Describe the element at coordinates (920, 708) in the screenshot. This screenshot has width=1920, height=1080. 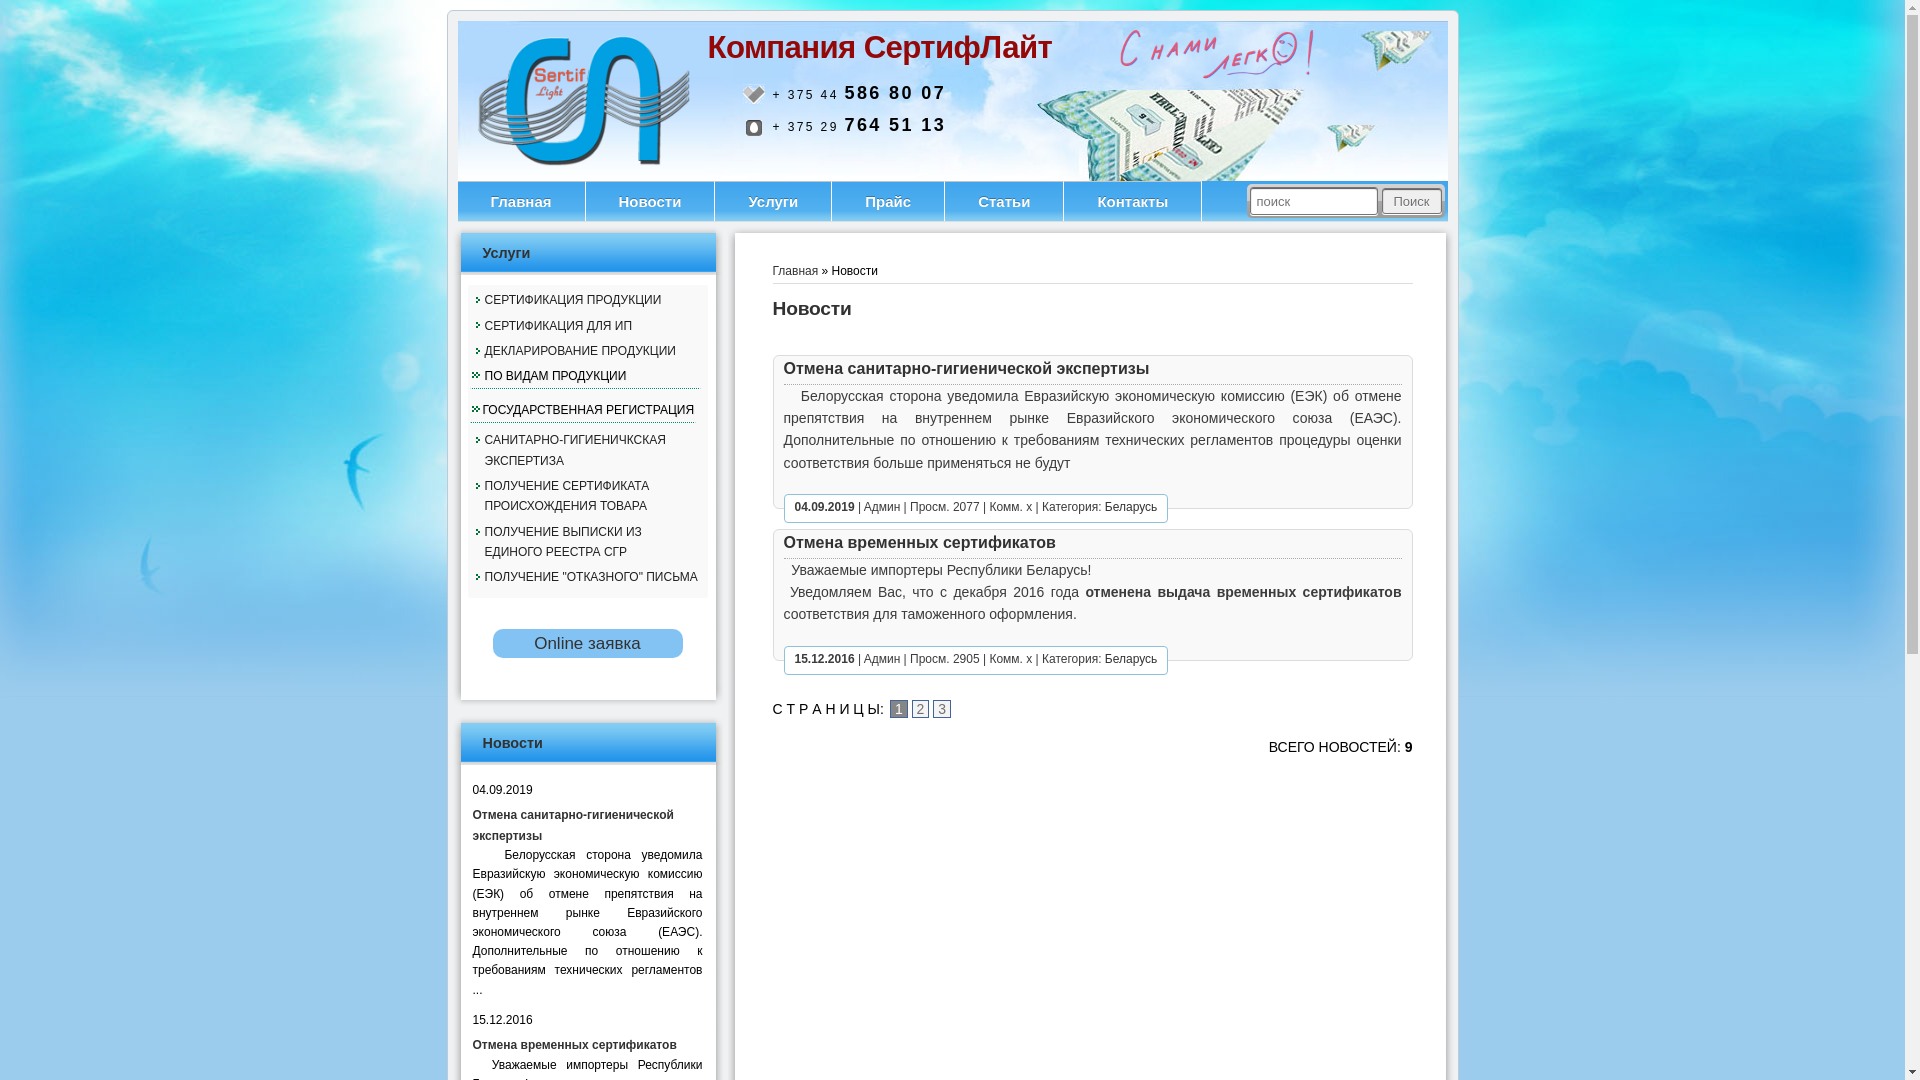
I see `'2'` at that location.